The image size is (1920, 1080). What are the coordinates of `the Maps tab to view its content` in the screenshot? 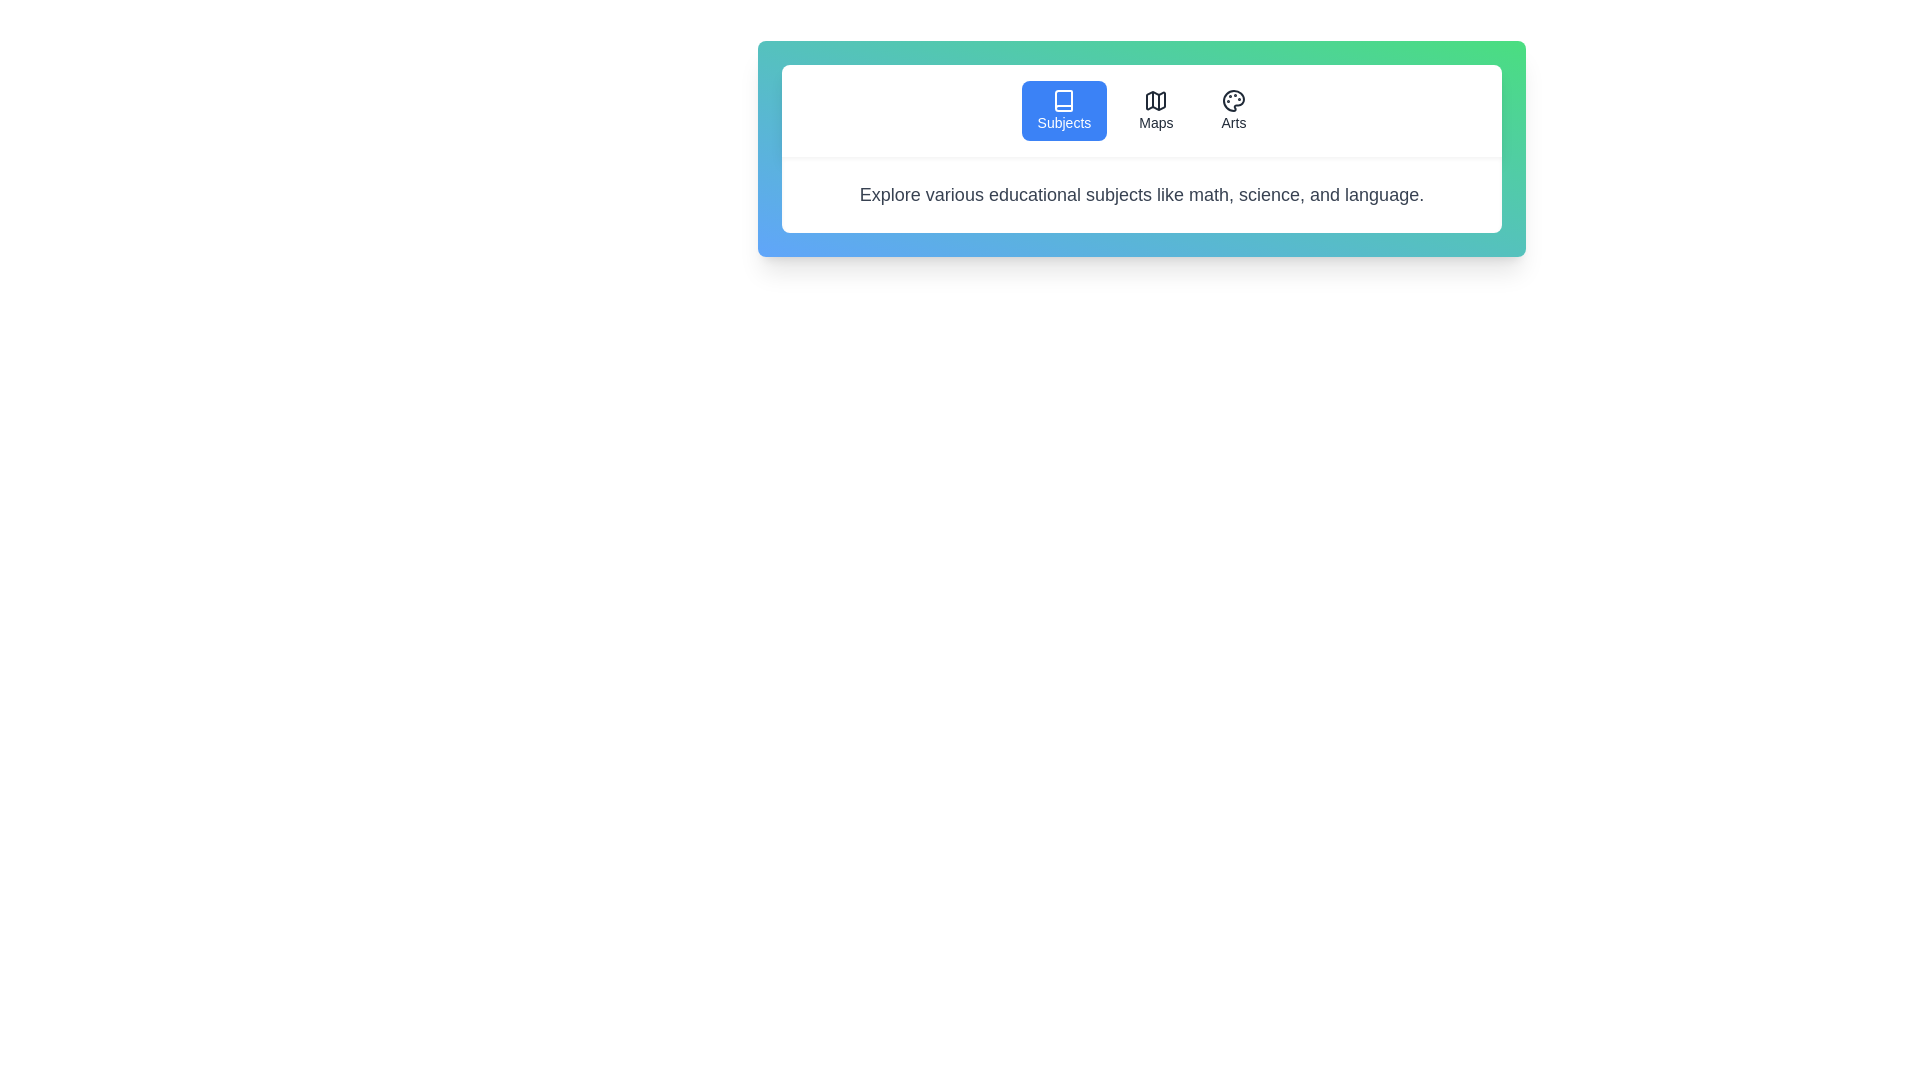 It's located at (1156, 111).